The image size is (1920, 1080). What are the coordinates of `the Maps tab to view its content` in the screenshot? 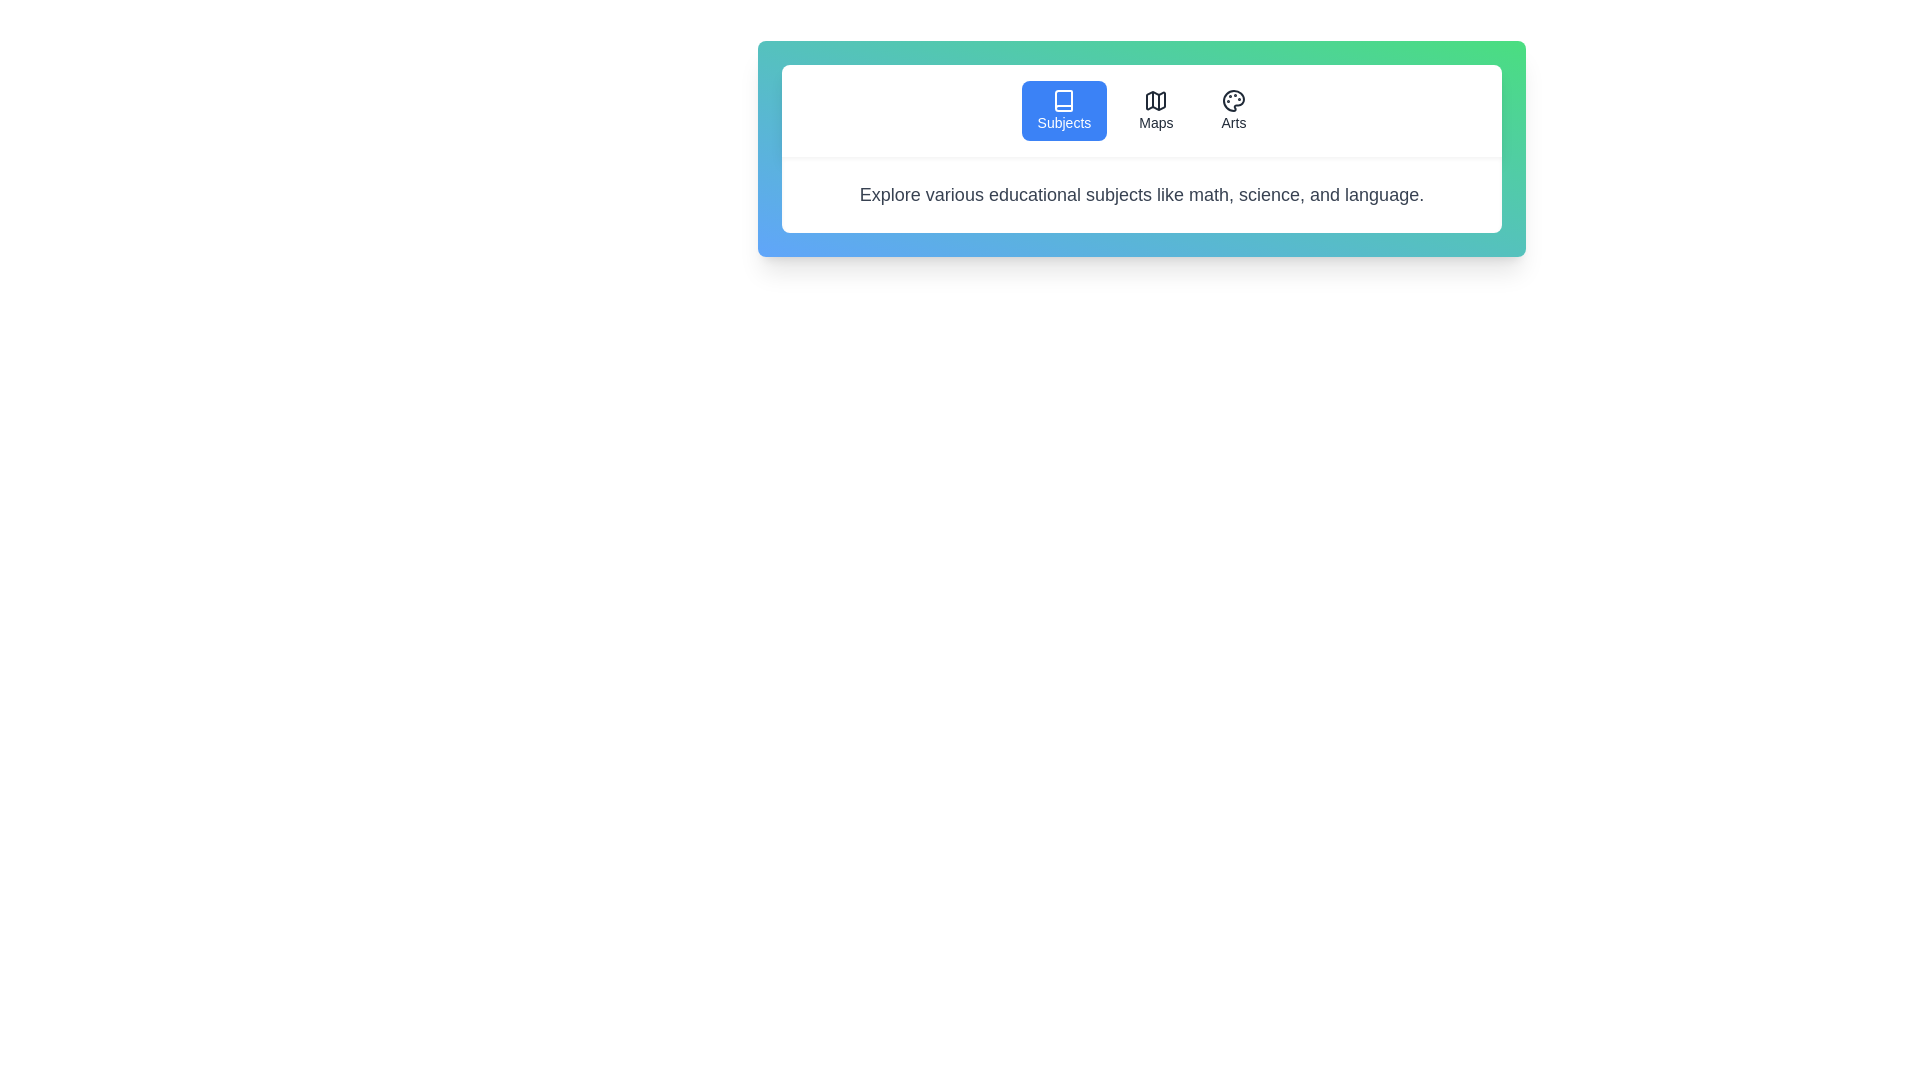 It's located at (1156, 111).